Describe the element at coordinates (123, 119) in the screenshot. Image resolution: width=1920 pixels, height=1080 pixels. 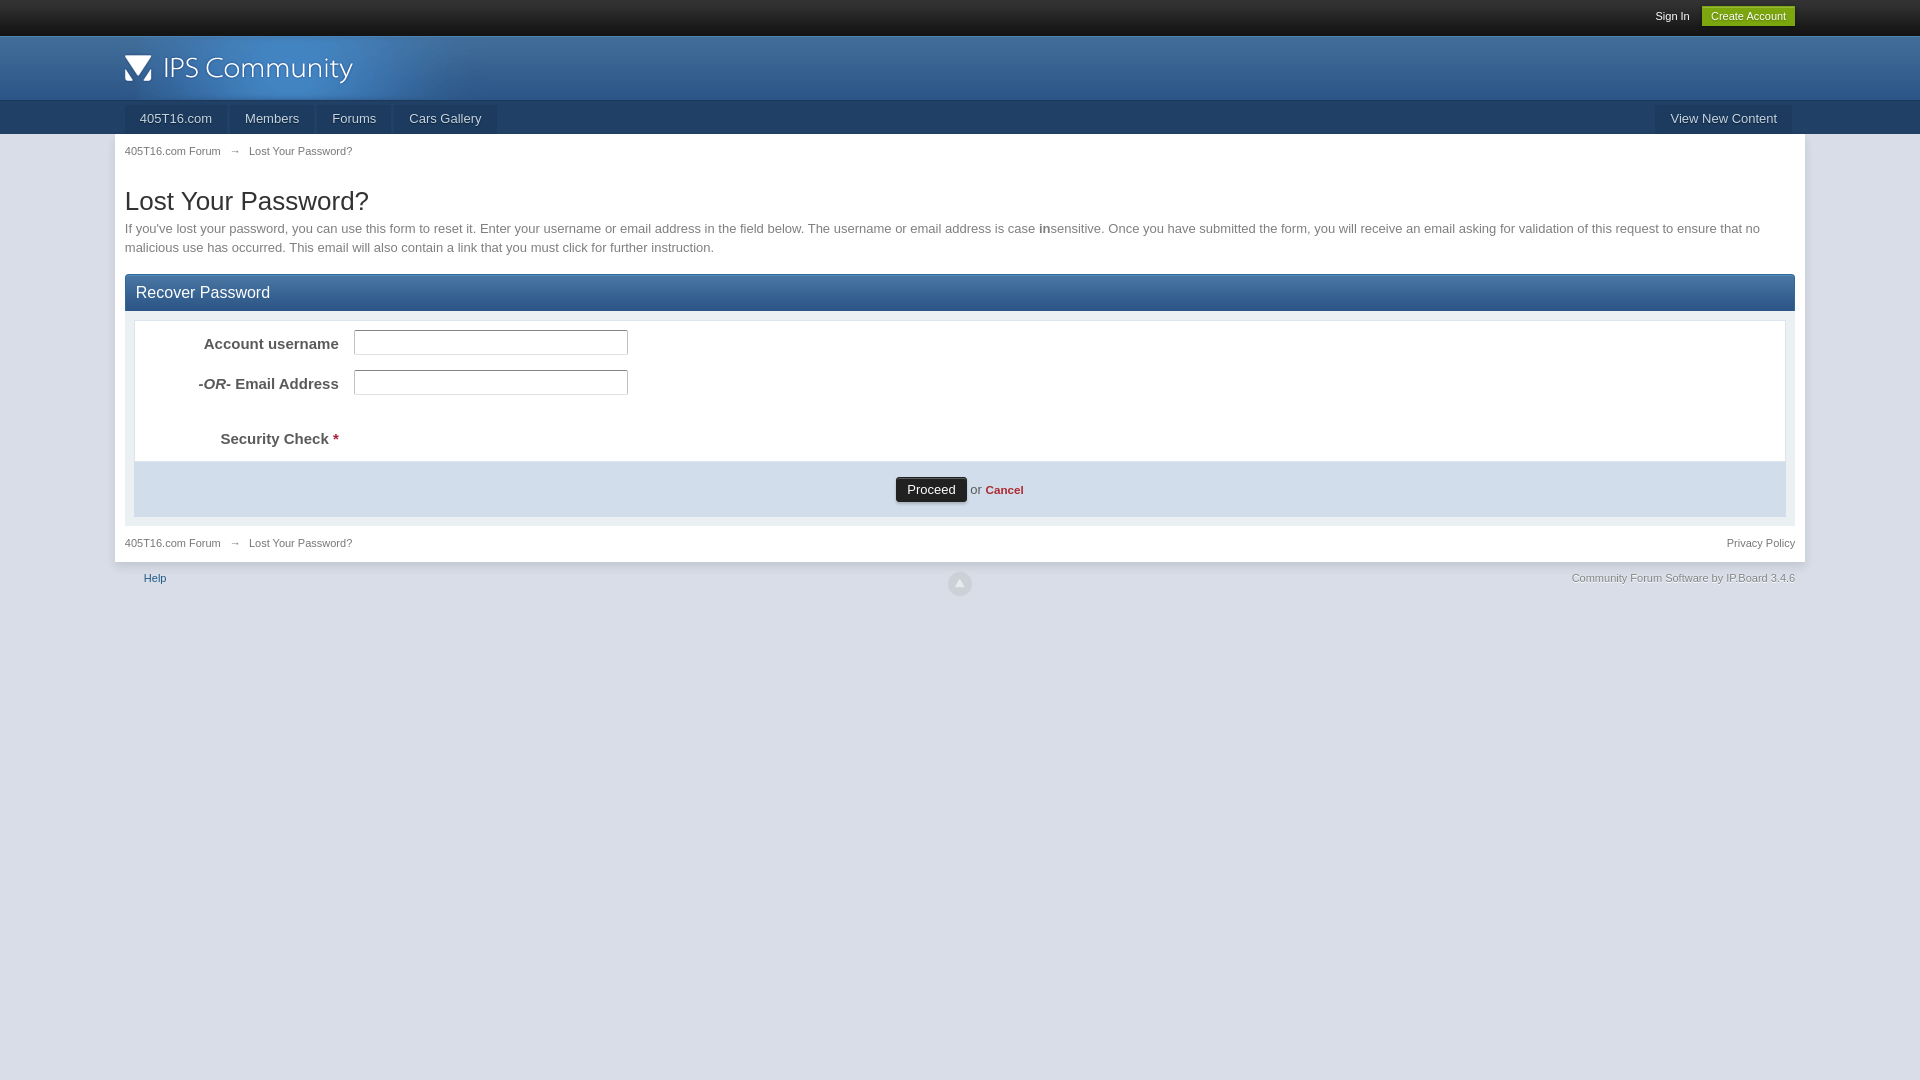
I see `'405T16.com'` at that location.